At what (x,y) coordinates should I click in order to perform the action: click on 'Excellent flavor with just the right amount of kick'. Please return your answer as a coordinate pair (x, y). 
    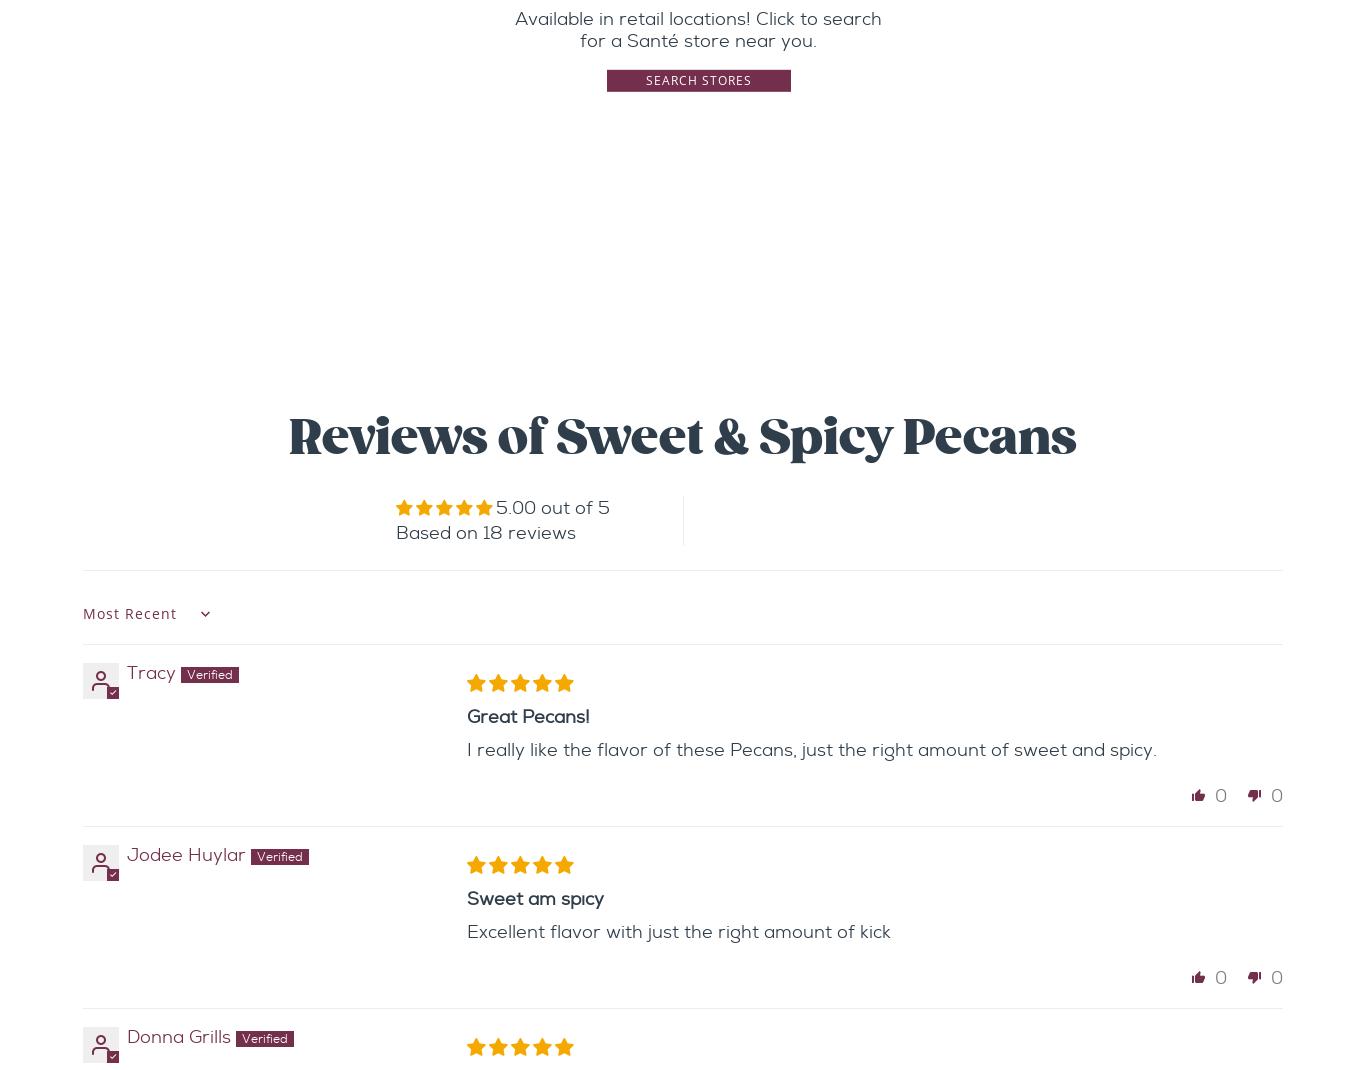
    Looking at the image, I should click on (678, 930).